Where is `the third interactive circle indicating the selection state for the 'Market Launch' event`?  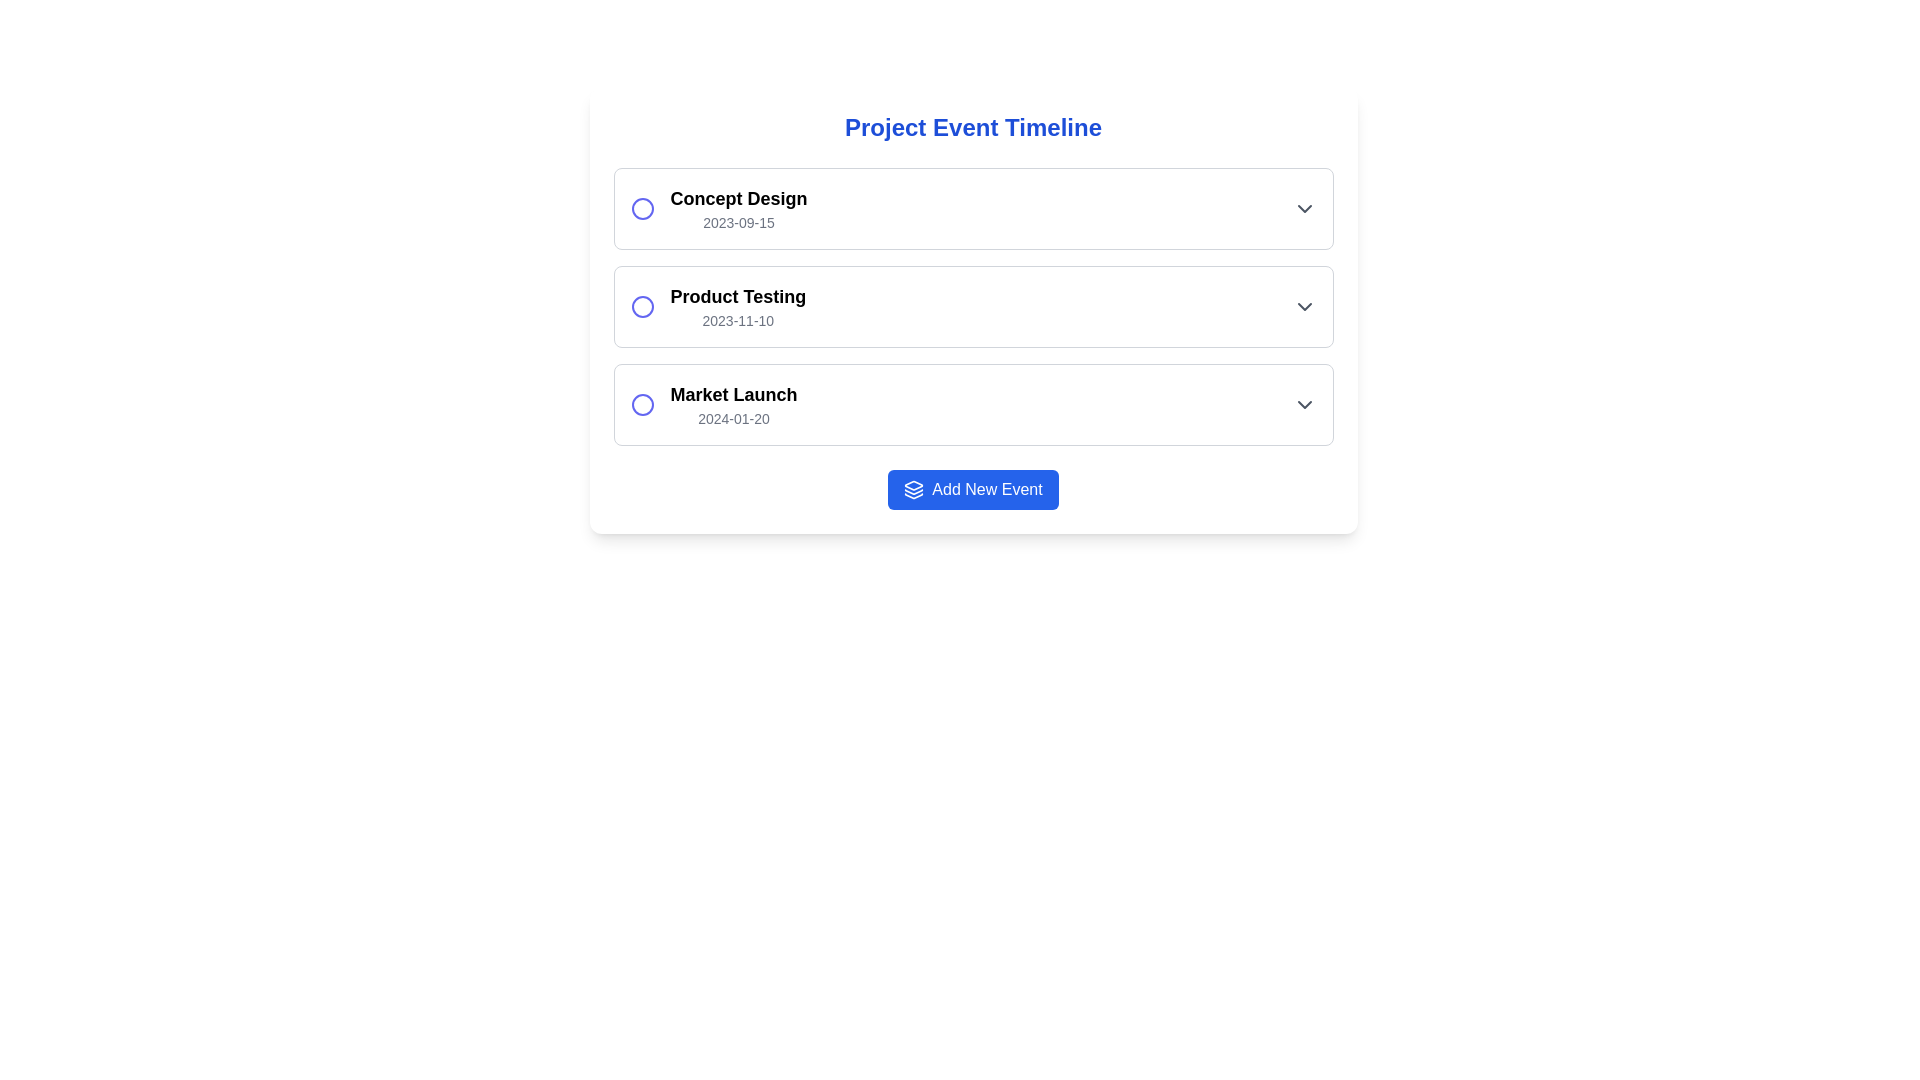
the third interactive circle indicating the selection state for the 'Market Launch' event is located at coordinates (642, 405).